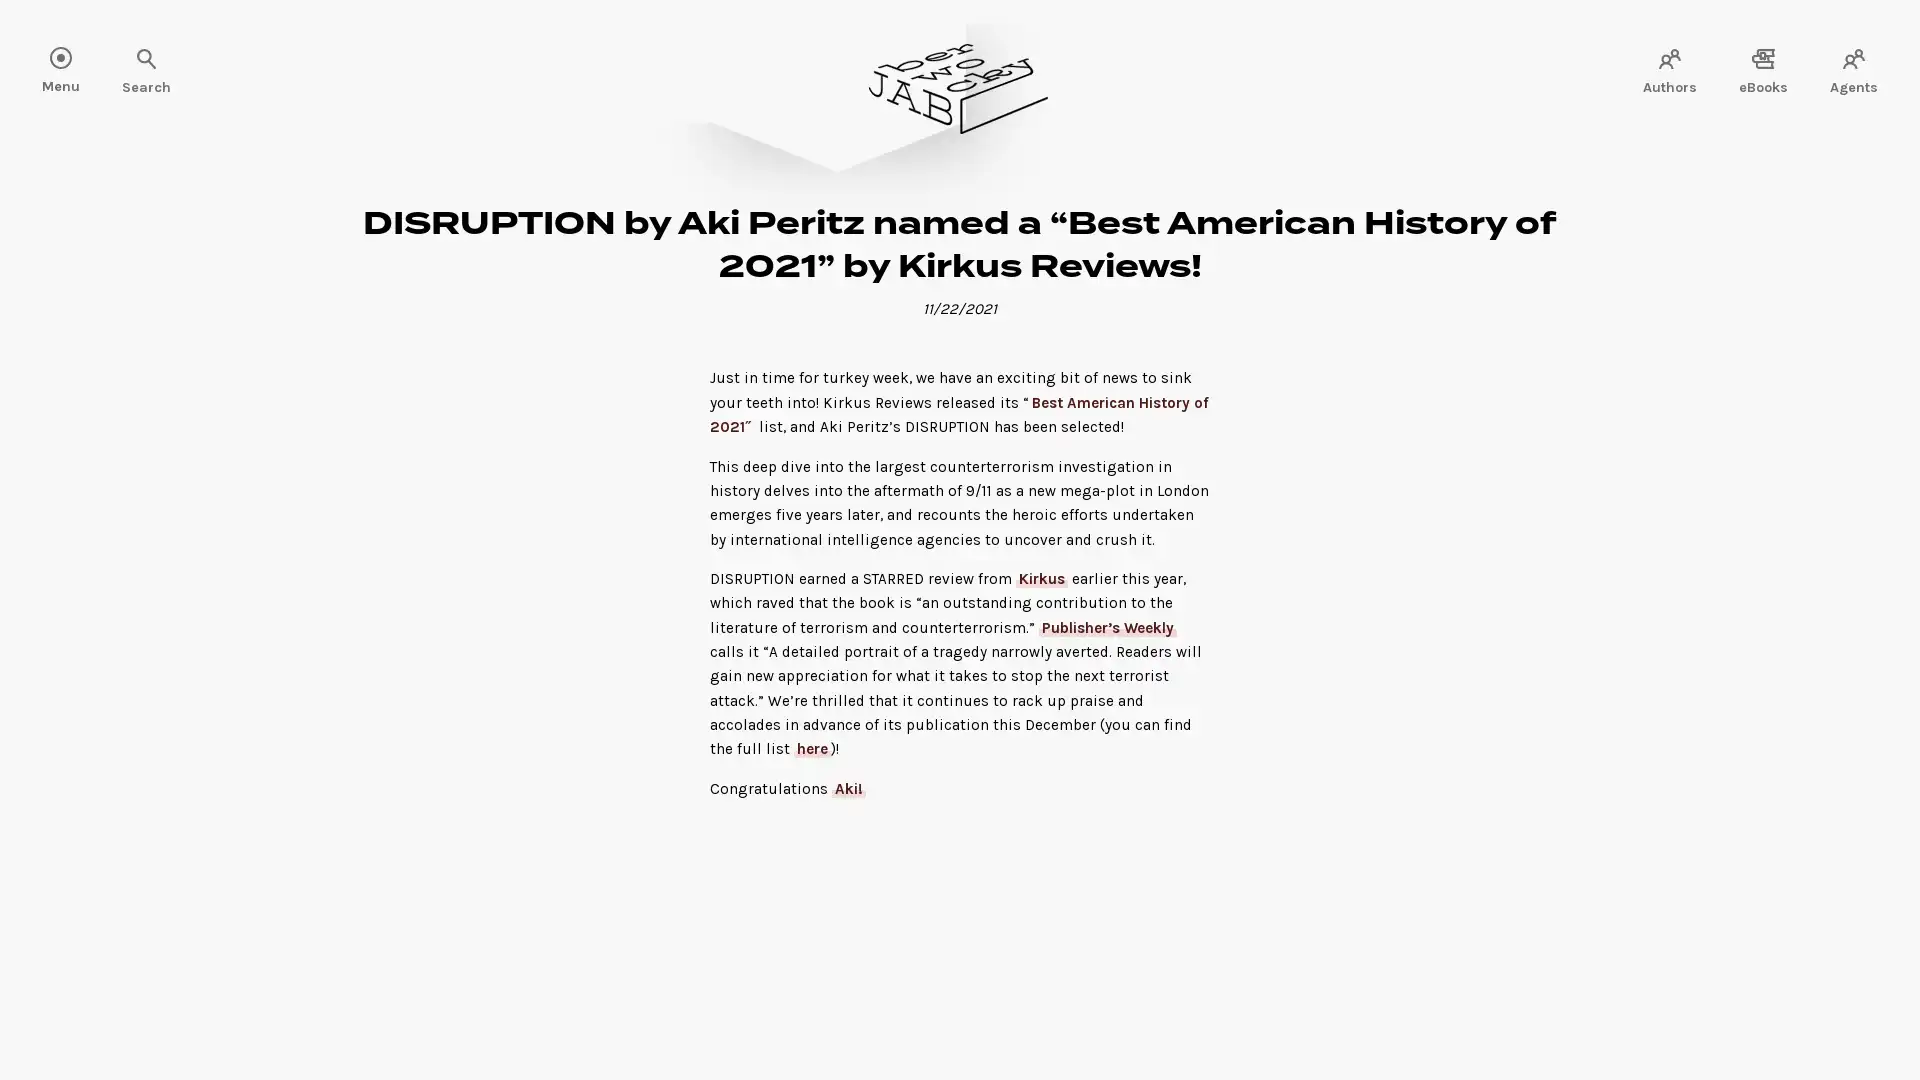 The width and height of the screenshot is (1920, 1080). I want to click on Search, so click(80, 60).